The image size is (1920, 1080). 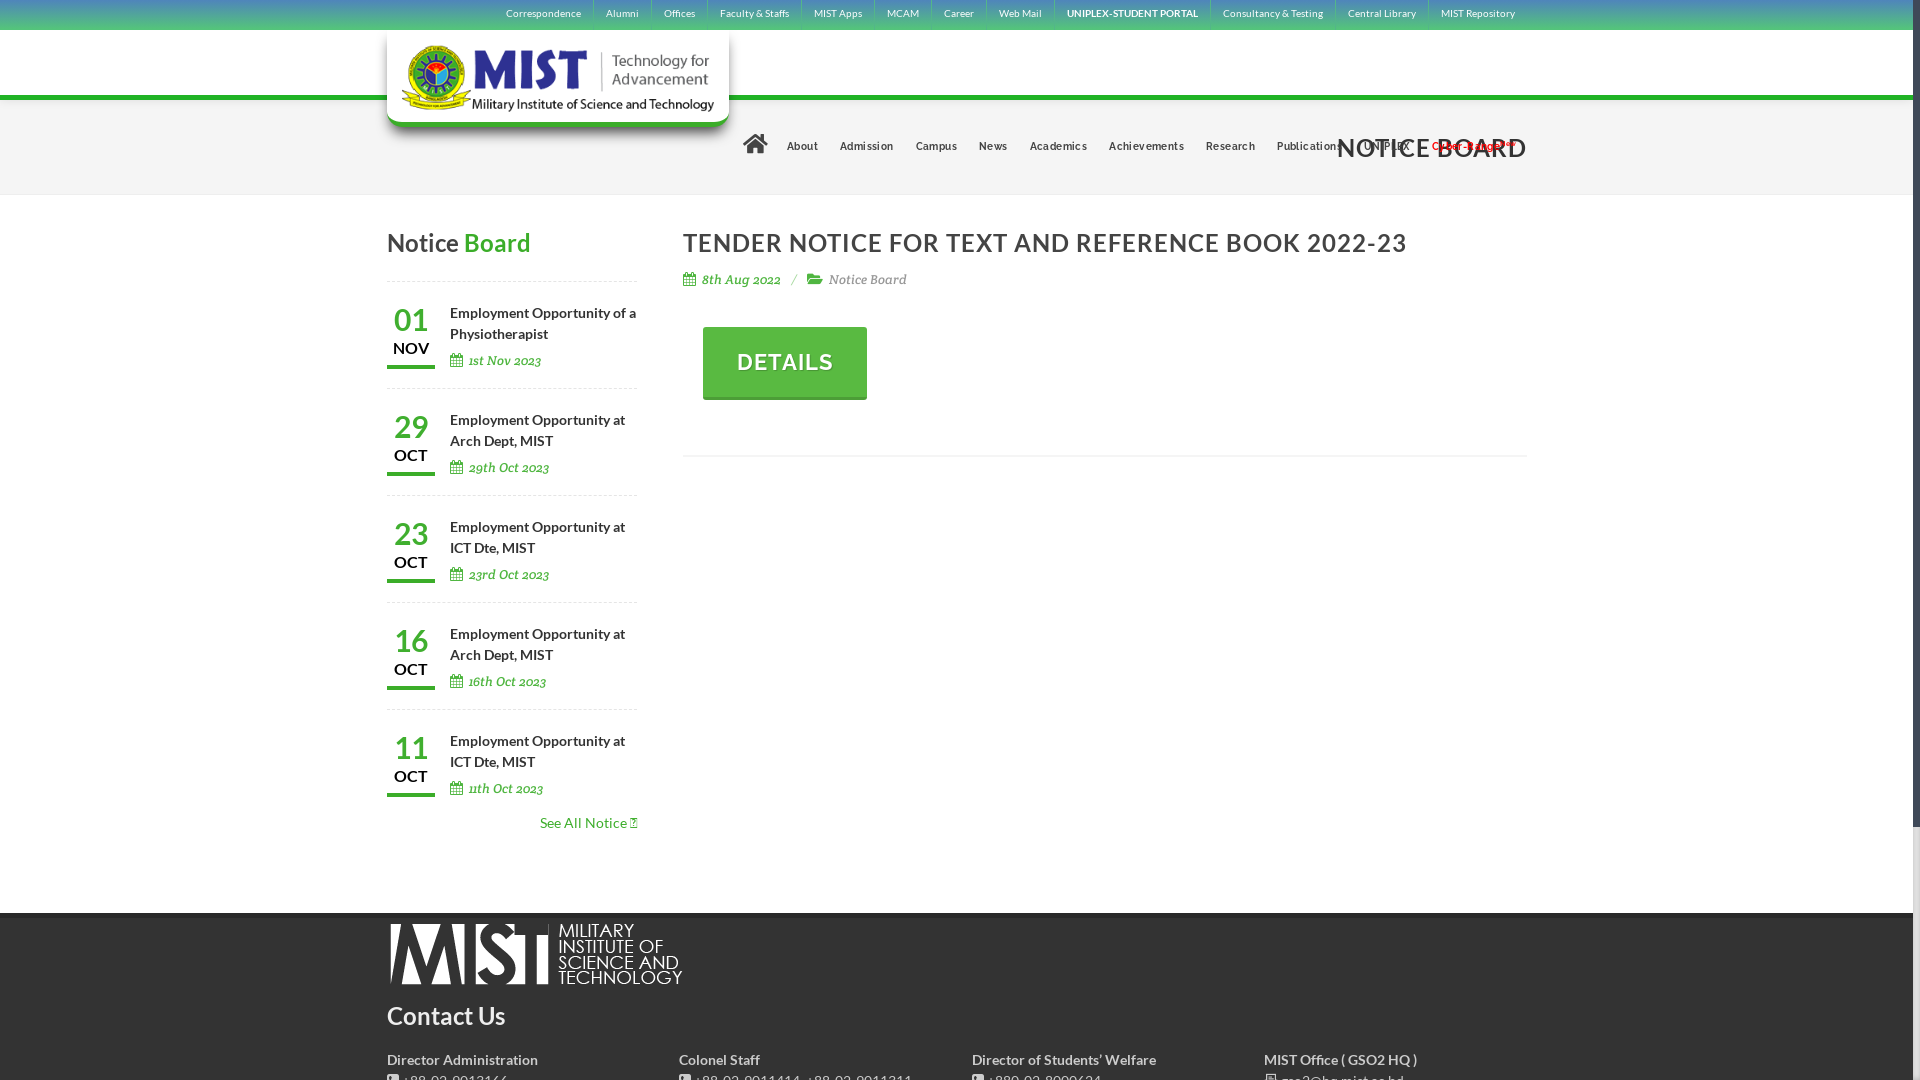 I want to click on 'Correspondence', so click(x=543, y=15).